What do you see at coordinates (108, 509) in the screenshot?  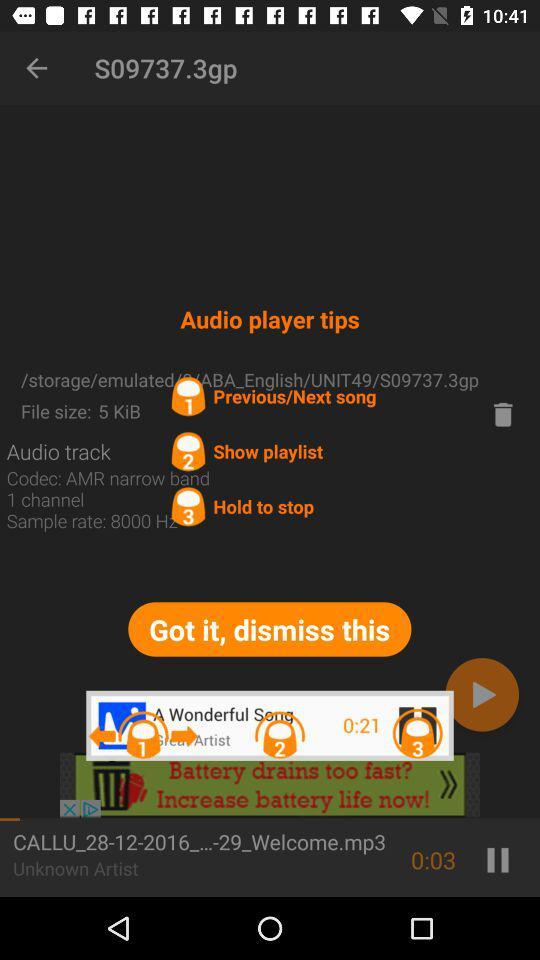 I see `codec amr narrow` at bounding box center [108, 509].